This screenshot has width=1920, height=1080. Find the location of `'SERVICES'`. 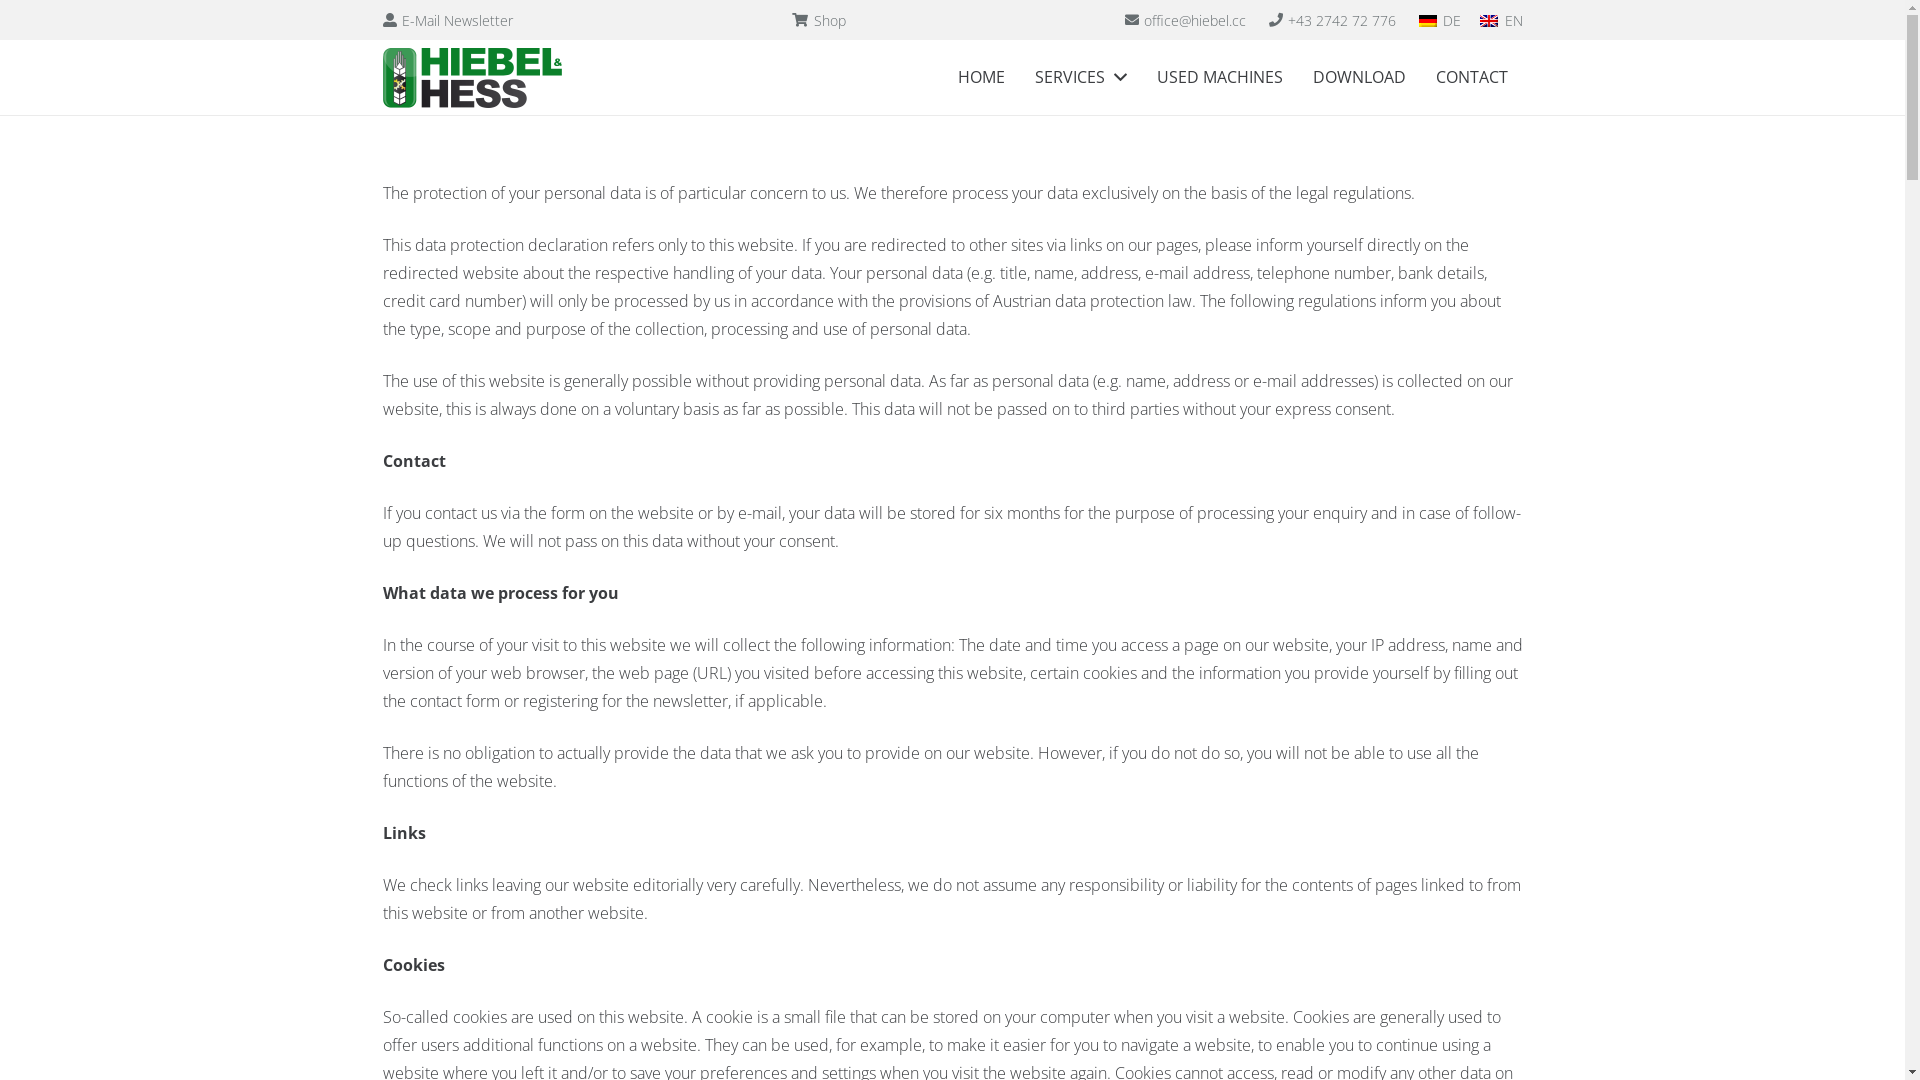

'SERVICES' is located at coordinates (1079, 76).